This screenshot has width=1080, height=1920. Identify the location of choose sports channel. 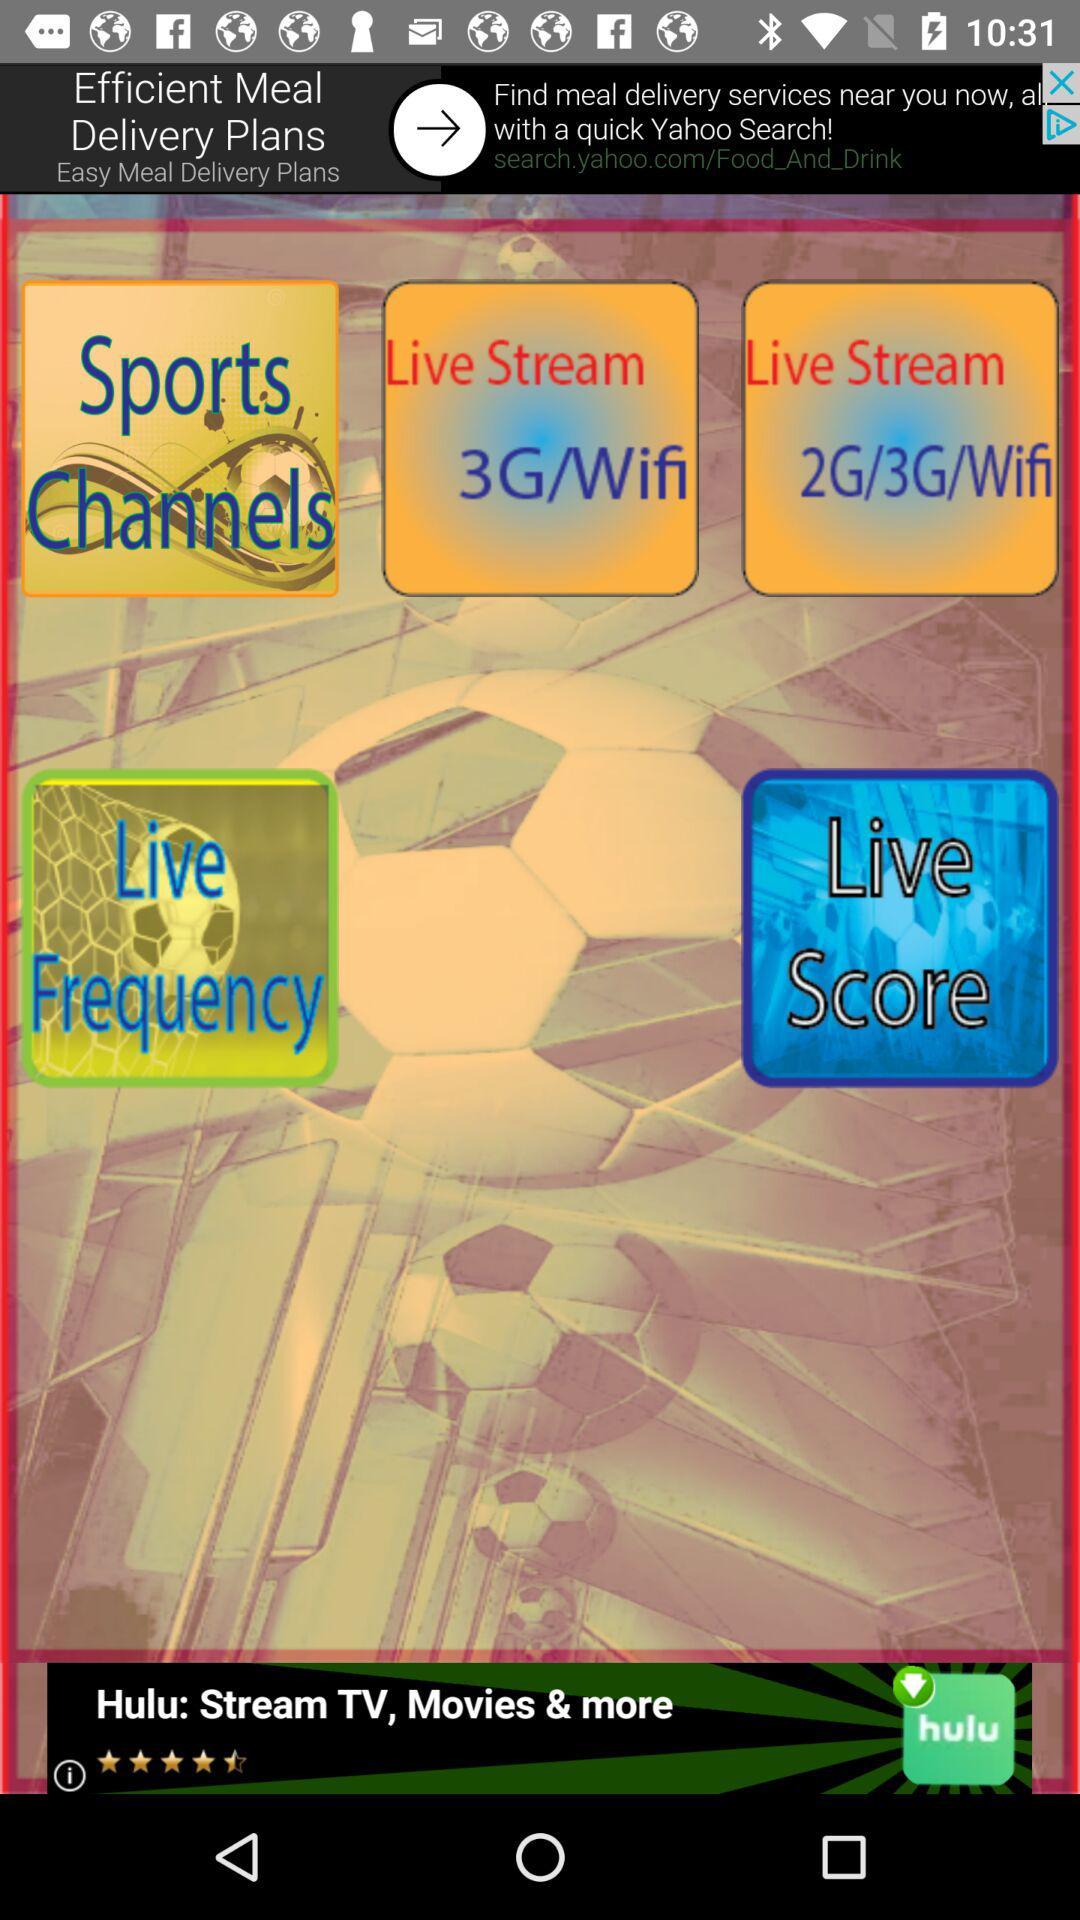
(180, 437).